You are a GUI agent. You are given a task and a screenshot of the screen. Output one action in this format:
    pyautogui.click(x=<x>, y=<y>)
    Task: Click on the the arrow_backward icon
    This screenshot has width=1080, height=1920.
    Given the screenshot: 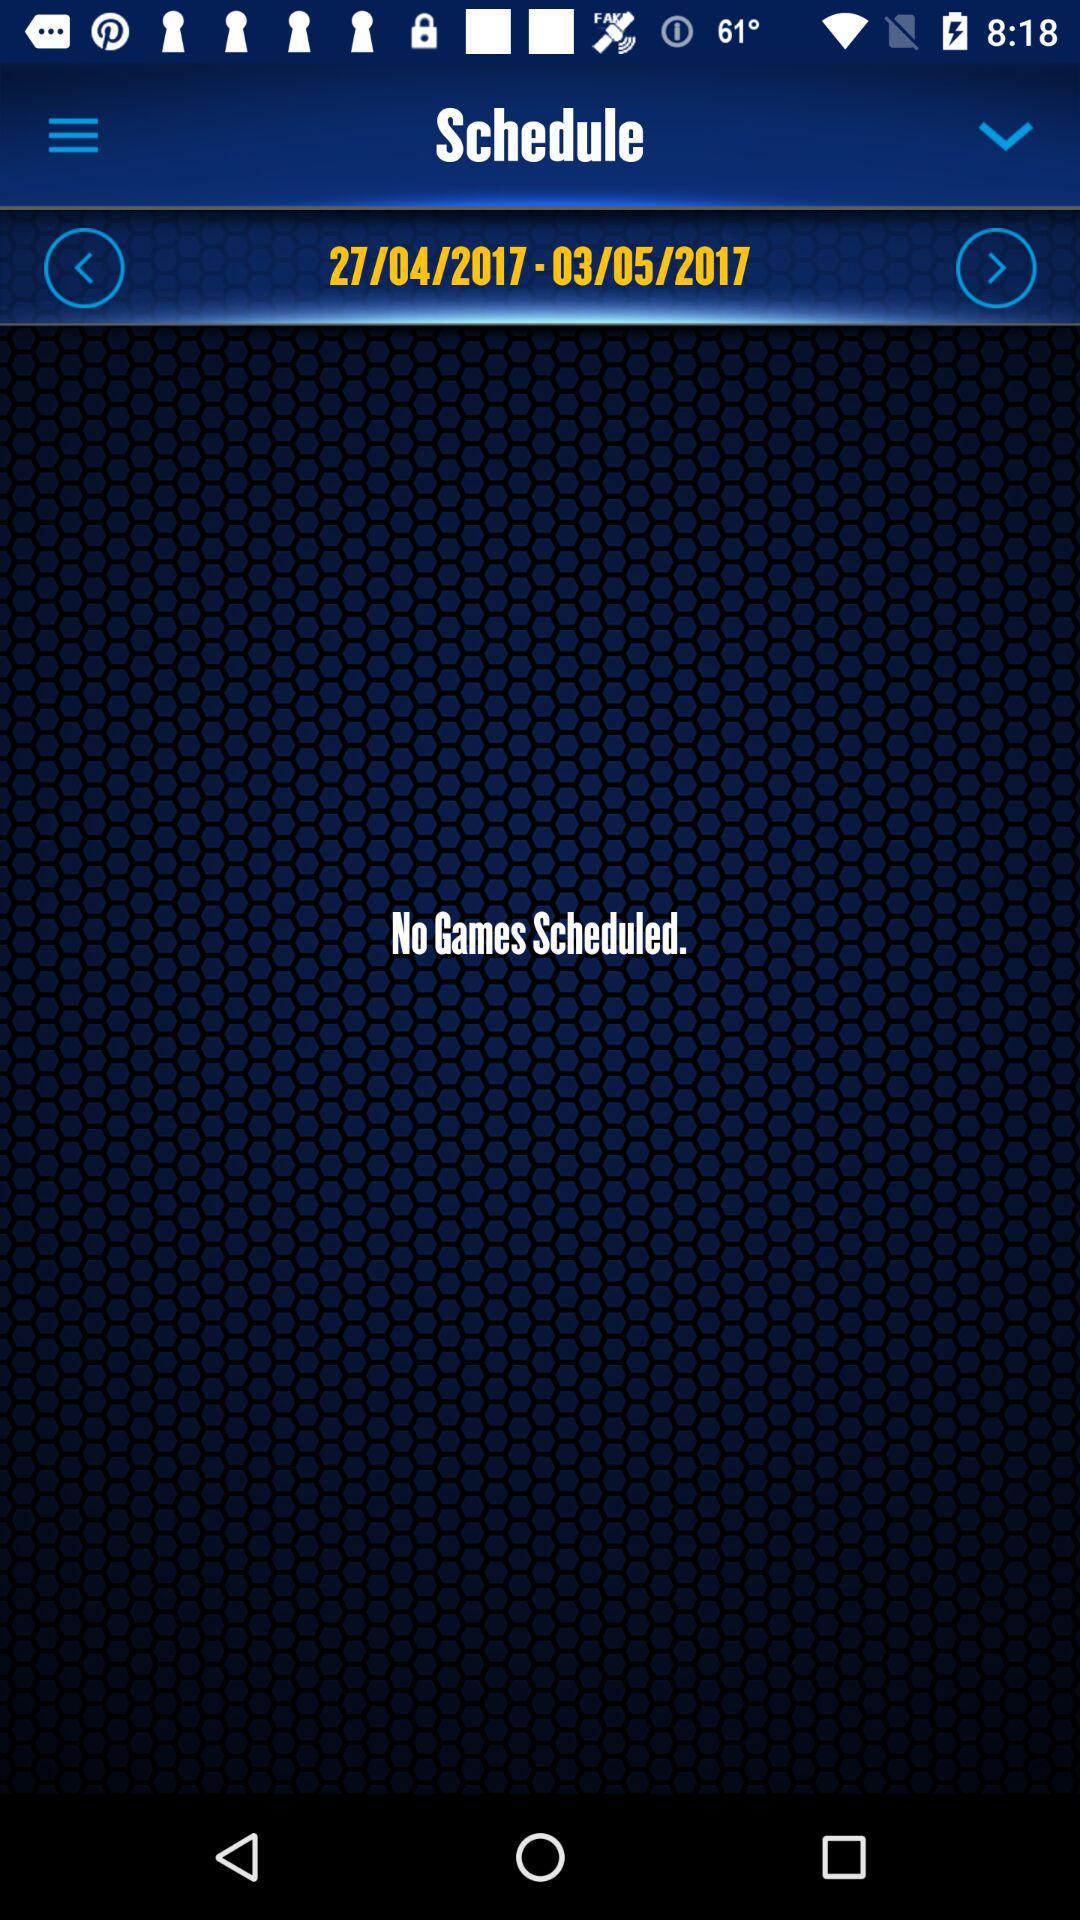 What is the action you would take?
    pyautogui.click(x=83, y=266)
    